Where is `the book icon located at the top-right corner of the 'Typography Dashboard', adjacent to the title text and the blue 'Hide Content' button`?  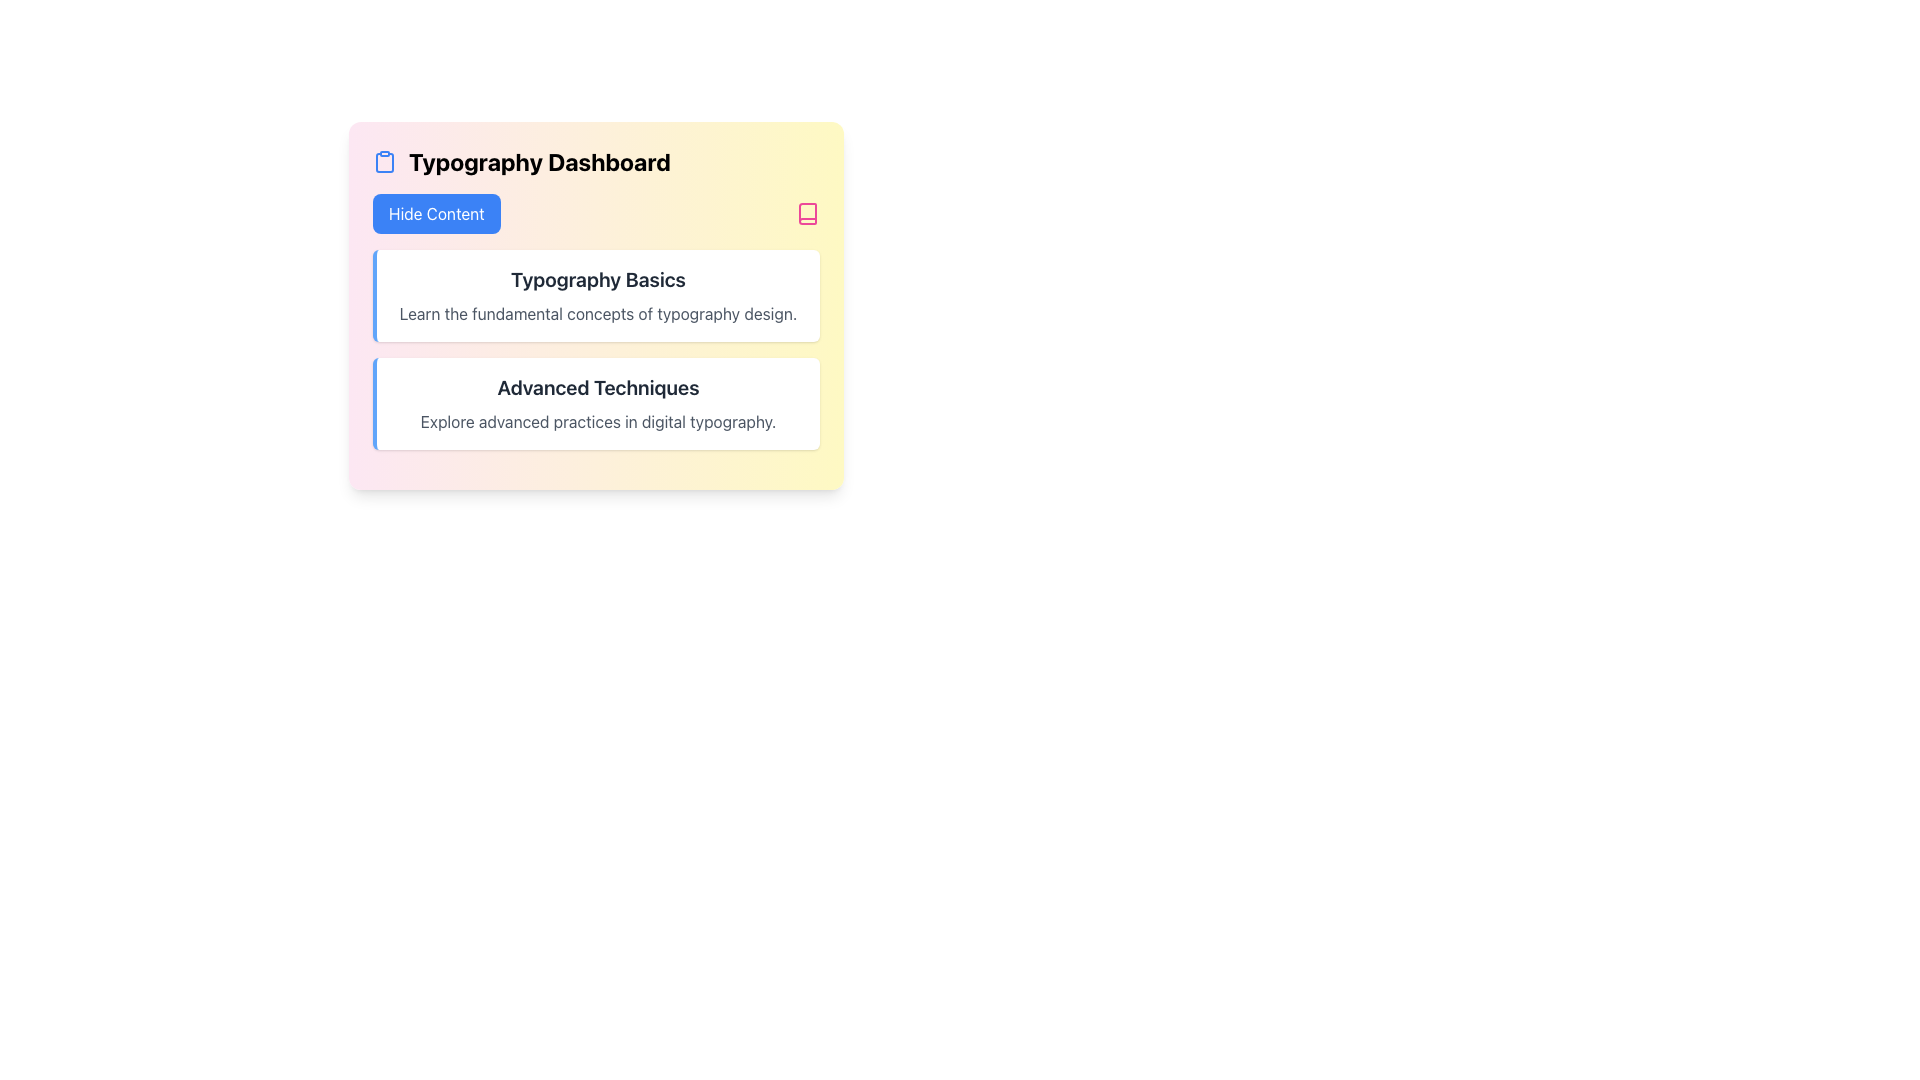 the book icon located at the top-right corner of the 'Typography Dashboard', adjacent to the title text and the blue 'Hide Content' button is located at coordinates (807, 213).